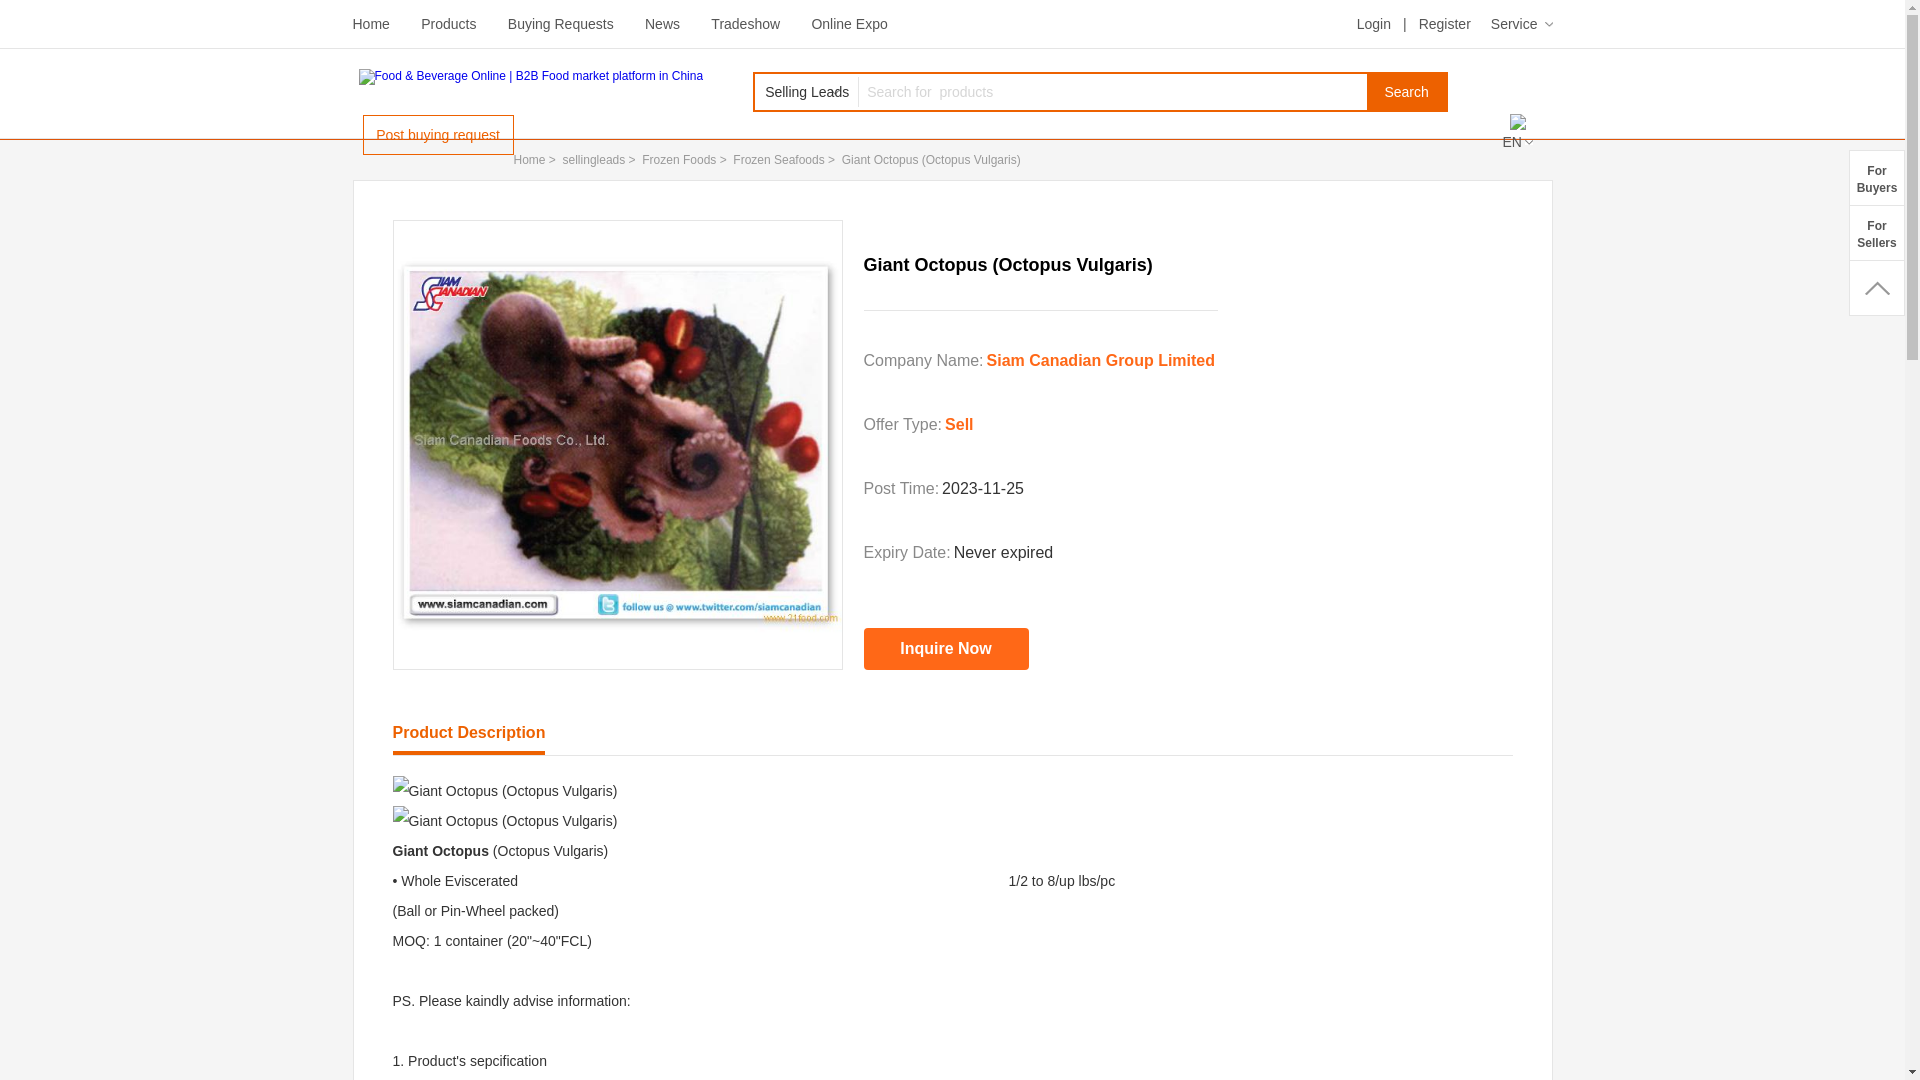  What do you see at coordinates (593, 158) in the screenshot?
I see `'sellingleads'` at bounding box center [593, 158].